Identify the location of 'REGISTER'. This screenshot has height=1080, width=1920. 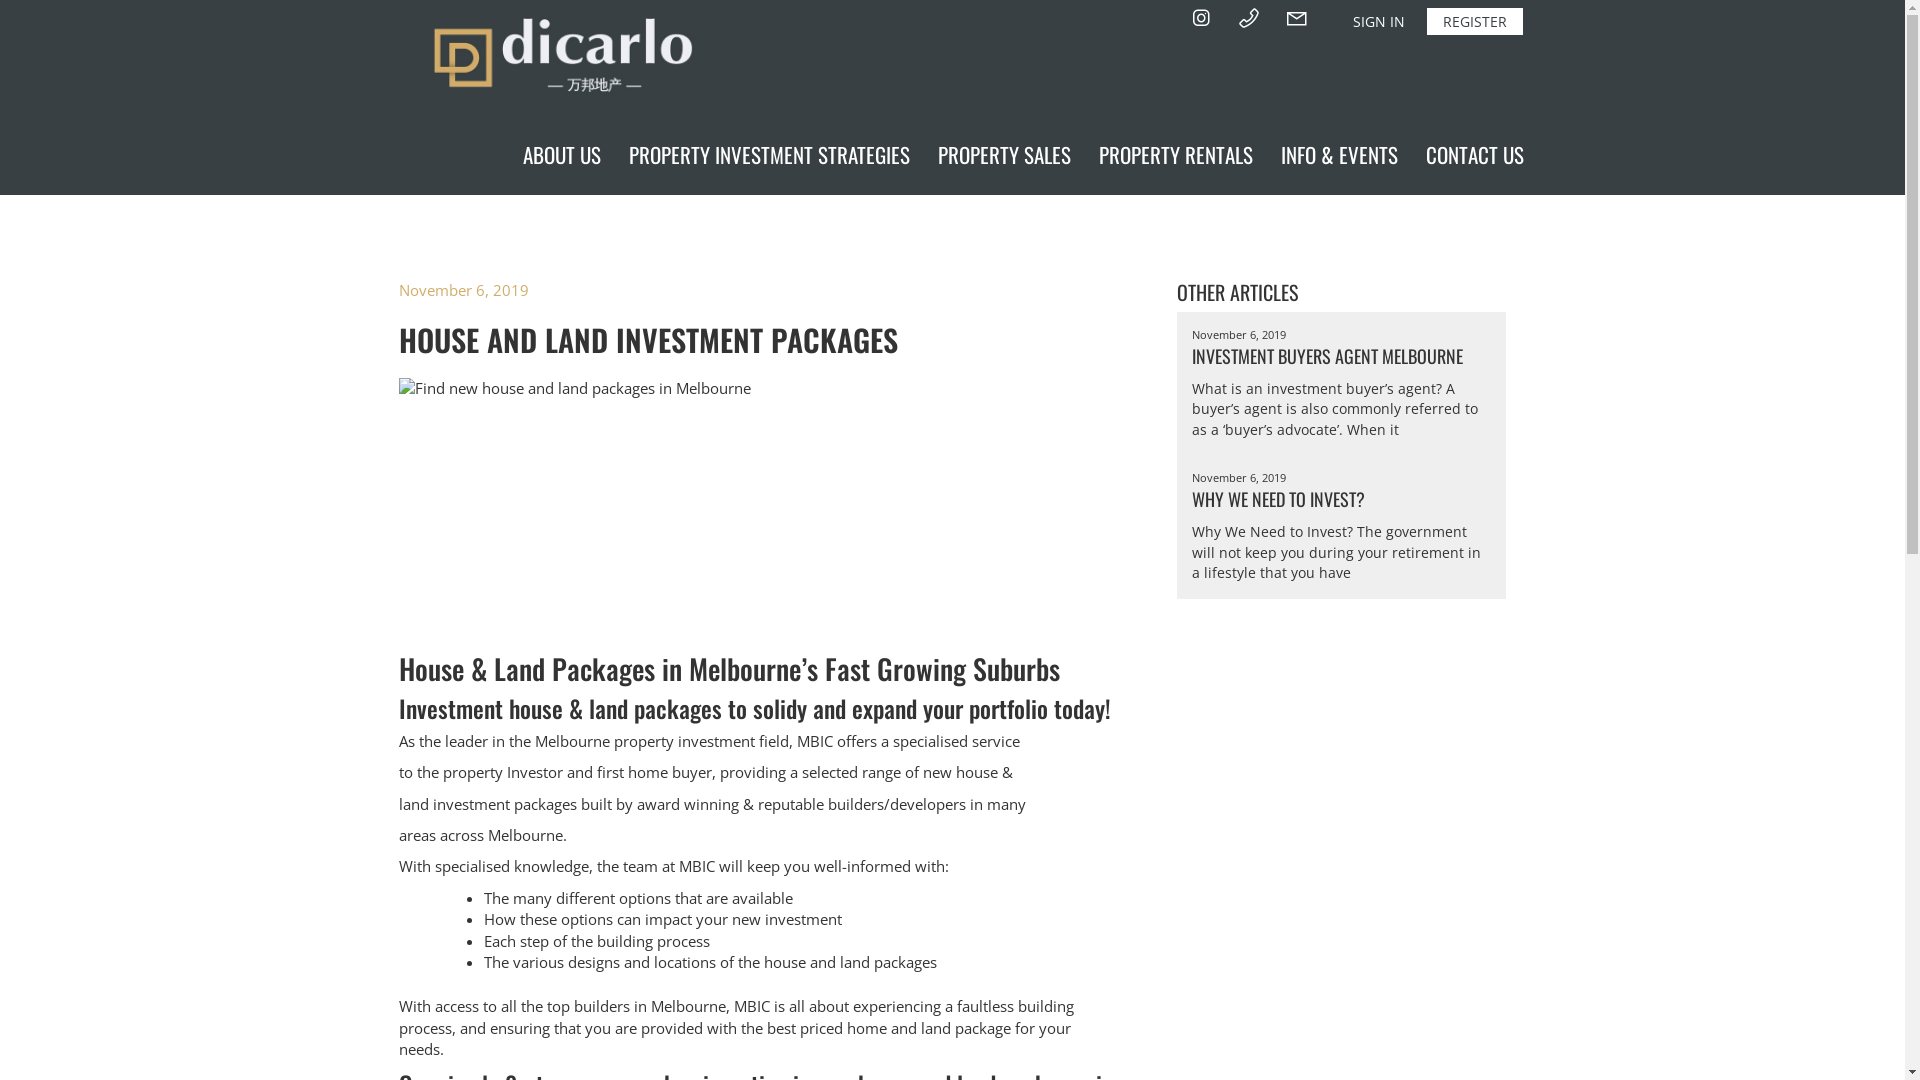
(1473, 21).